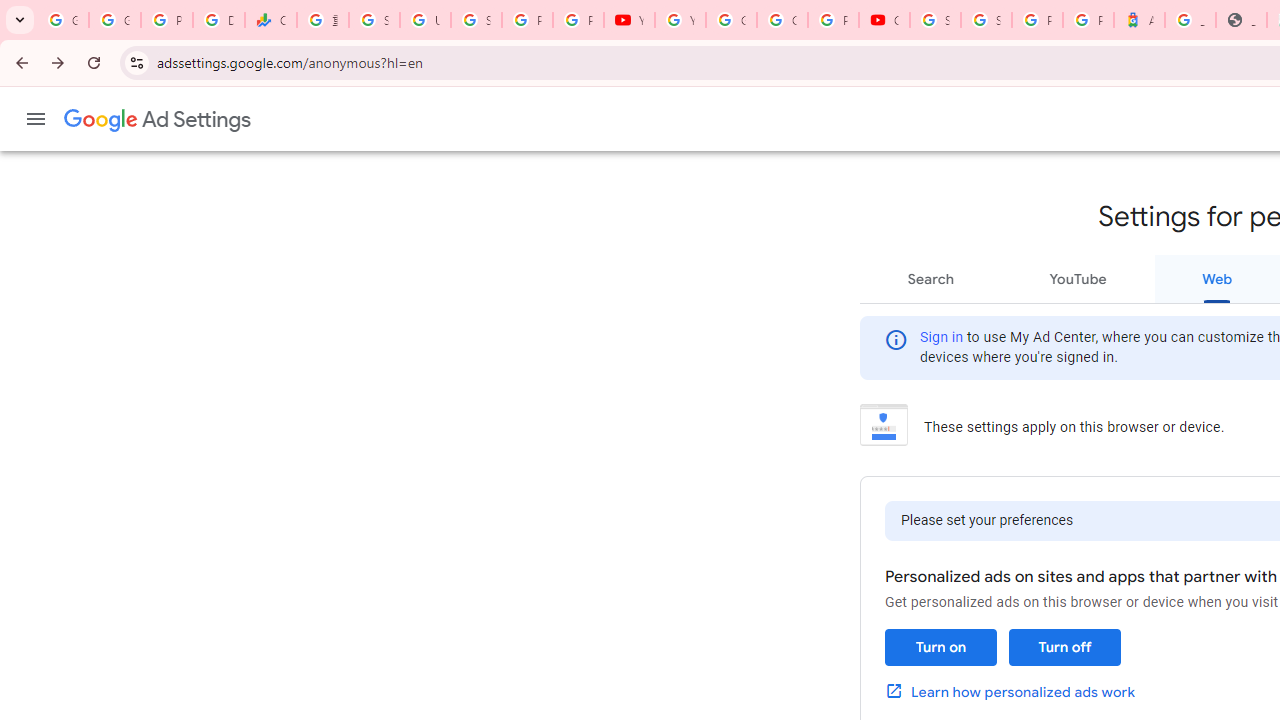 The height and width of the screenshot is (720, 1280). Describe the element at coordinates (375, 20) in the screenshot. I see `'Sign in - Google Accounts'` at that location.